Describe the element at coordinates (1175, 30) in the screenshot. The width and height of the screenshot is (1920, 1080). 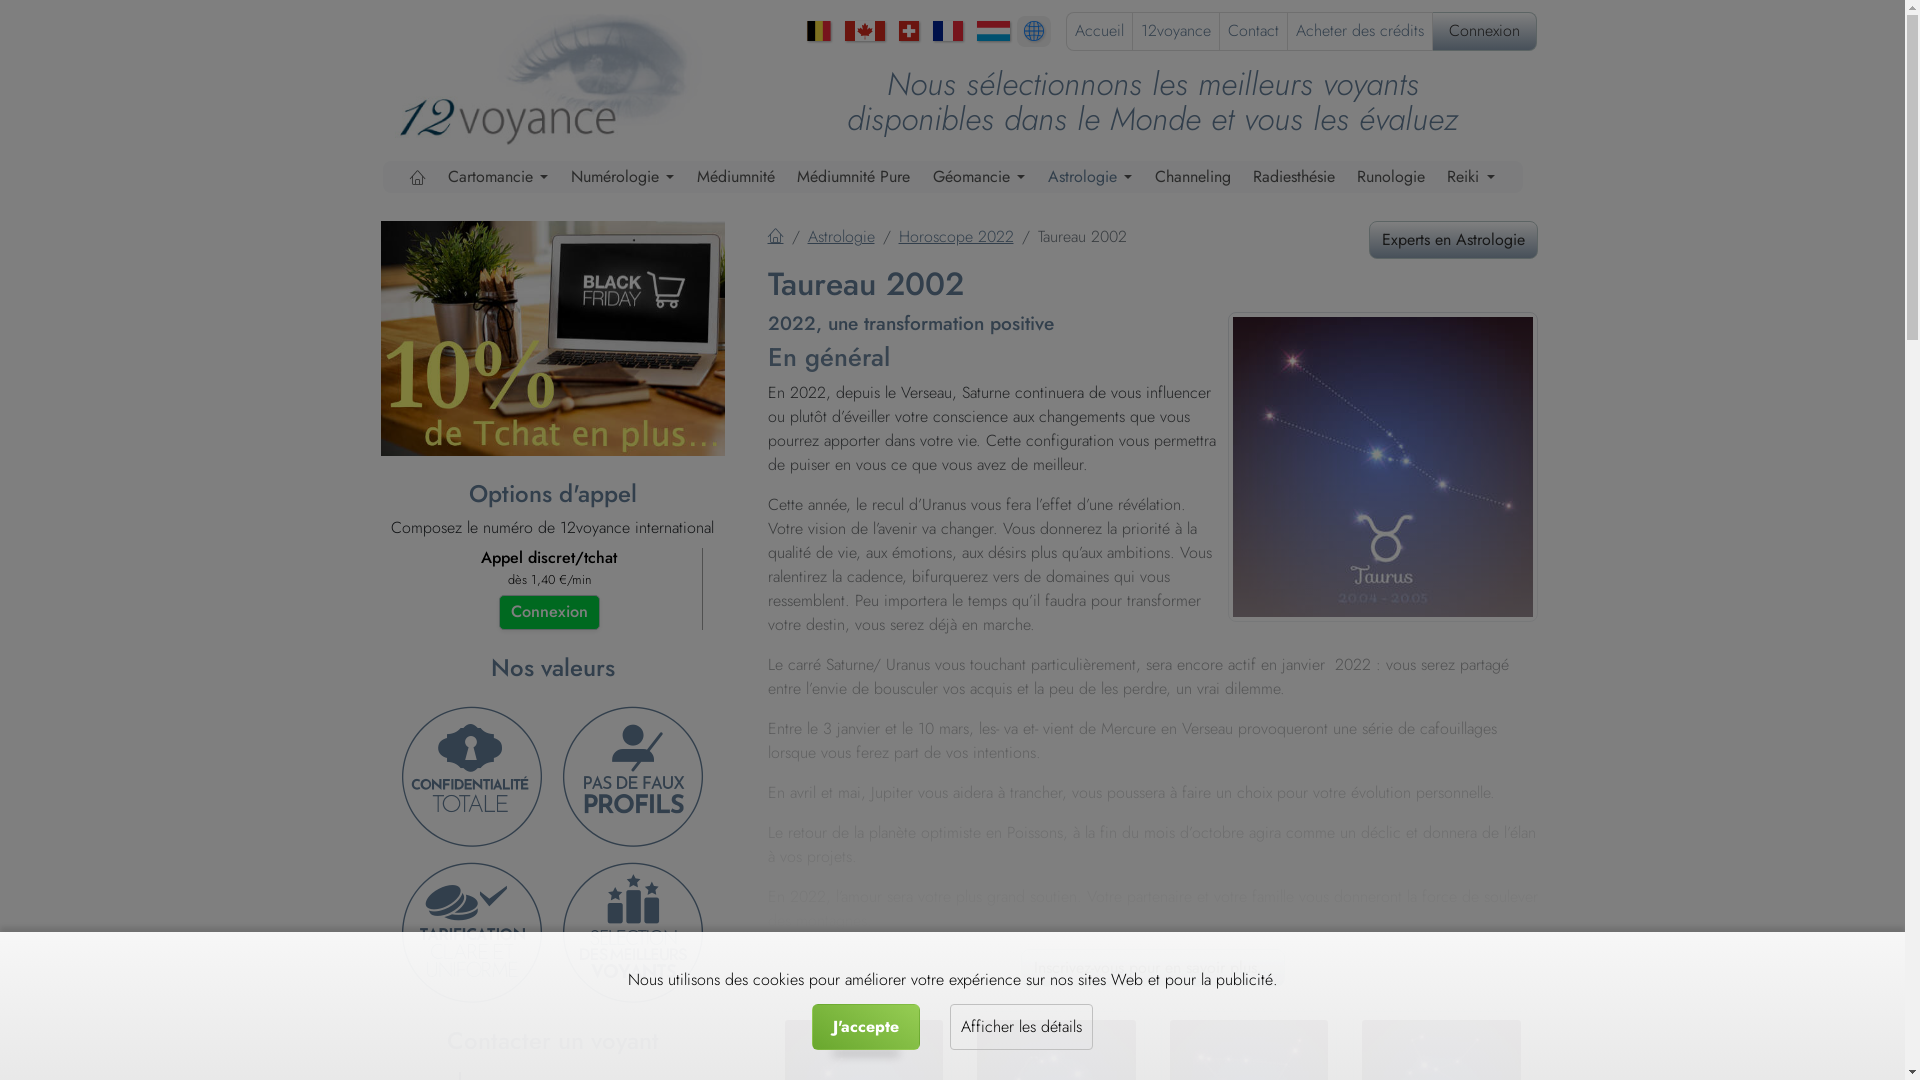
I see `'12voyance'` at that location.